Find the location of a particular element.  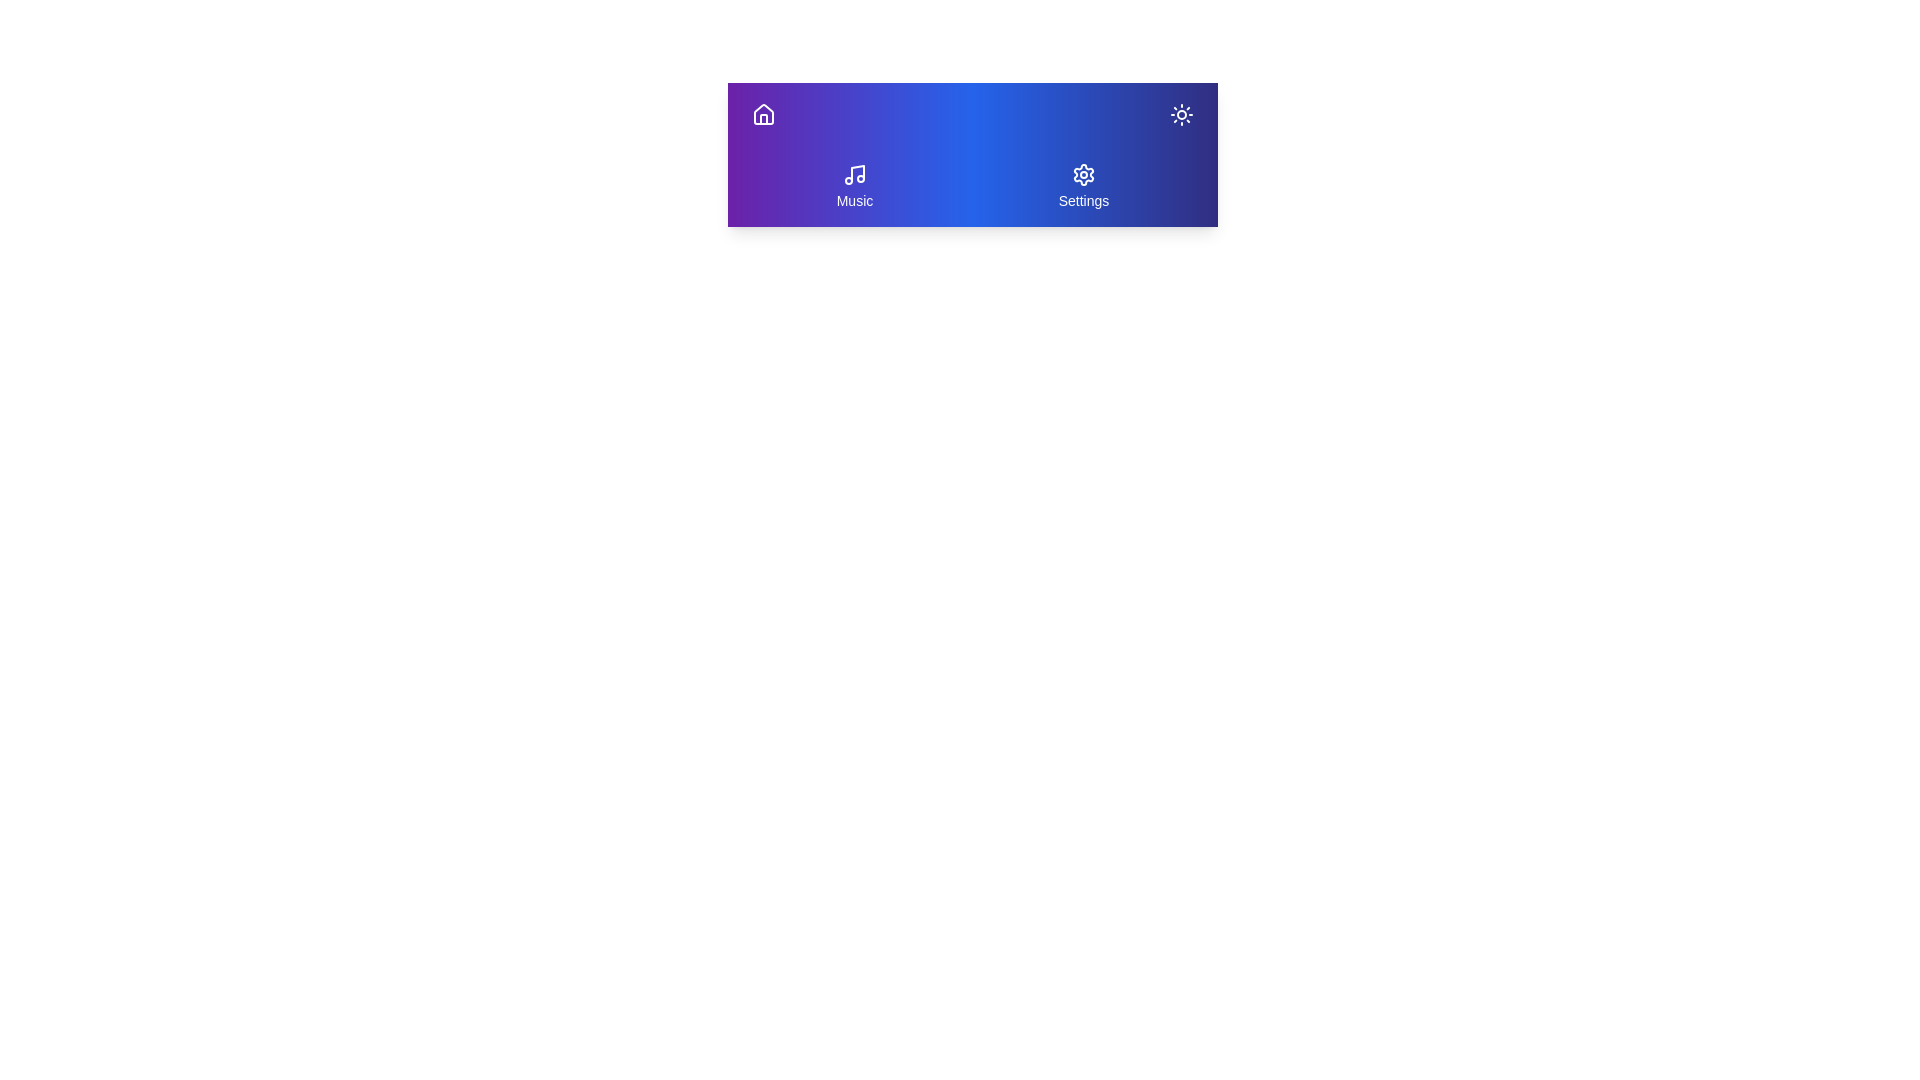

Home button to navigate to the home section is located at coordinates (762, 115).